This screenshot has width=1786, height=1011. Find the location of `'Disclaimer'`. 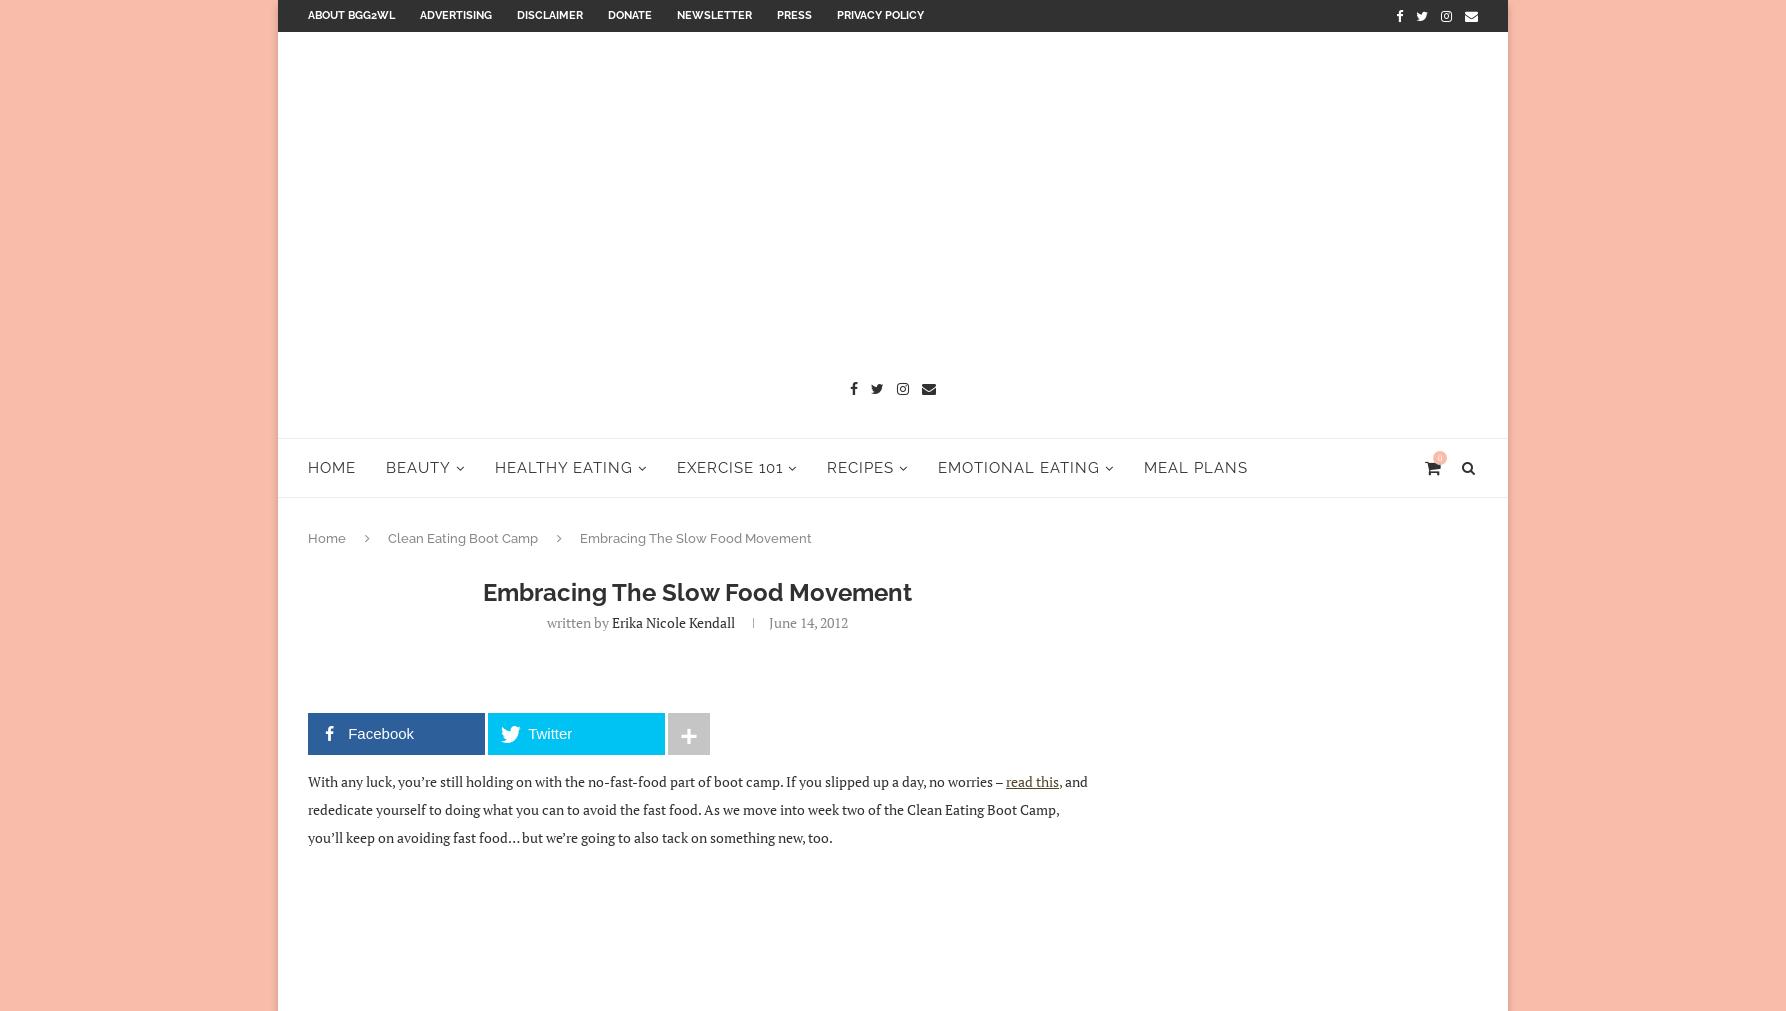

'Disclaimer' is located at coordinates (549, 14).